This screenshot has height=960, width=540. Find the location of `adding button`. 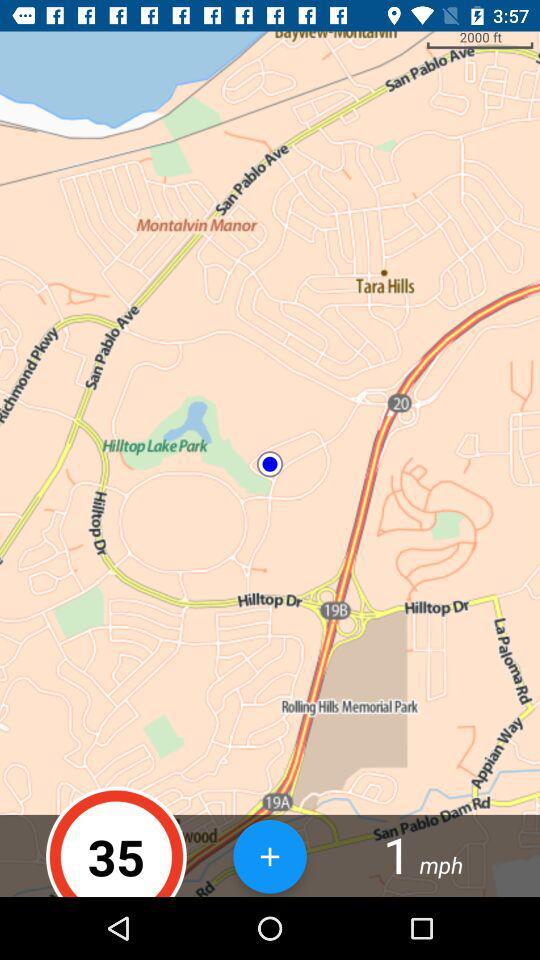

adding button is located at coordinates (270, 855).